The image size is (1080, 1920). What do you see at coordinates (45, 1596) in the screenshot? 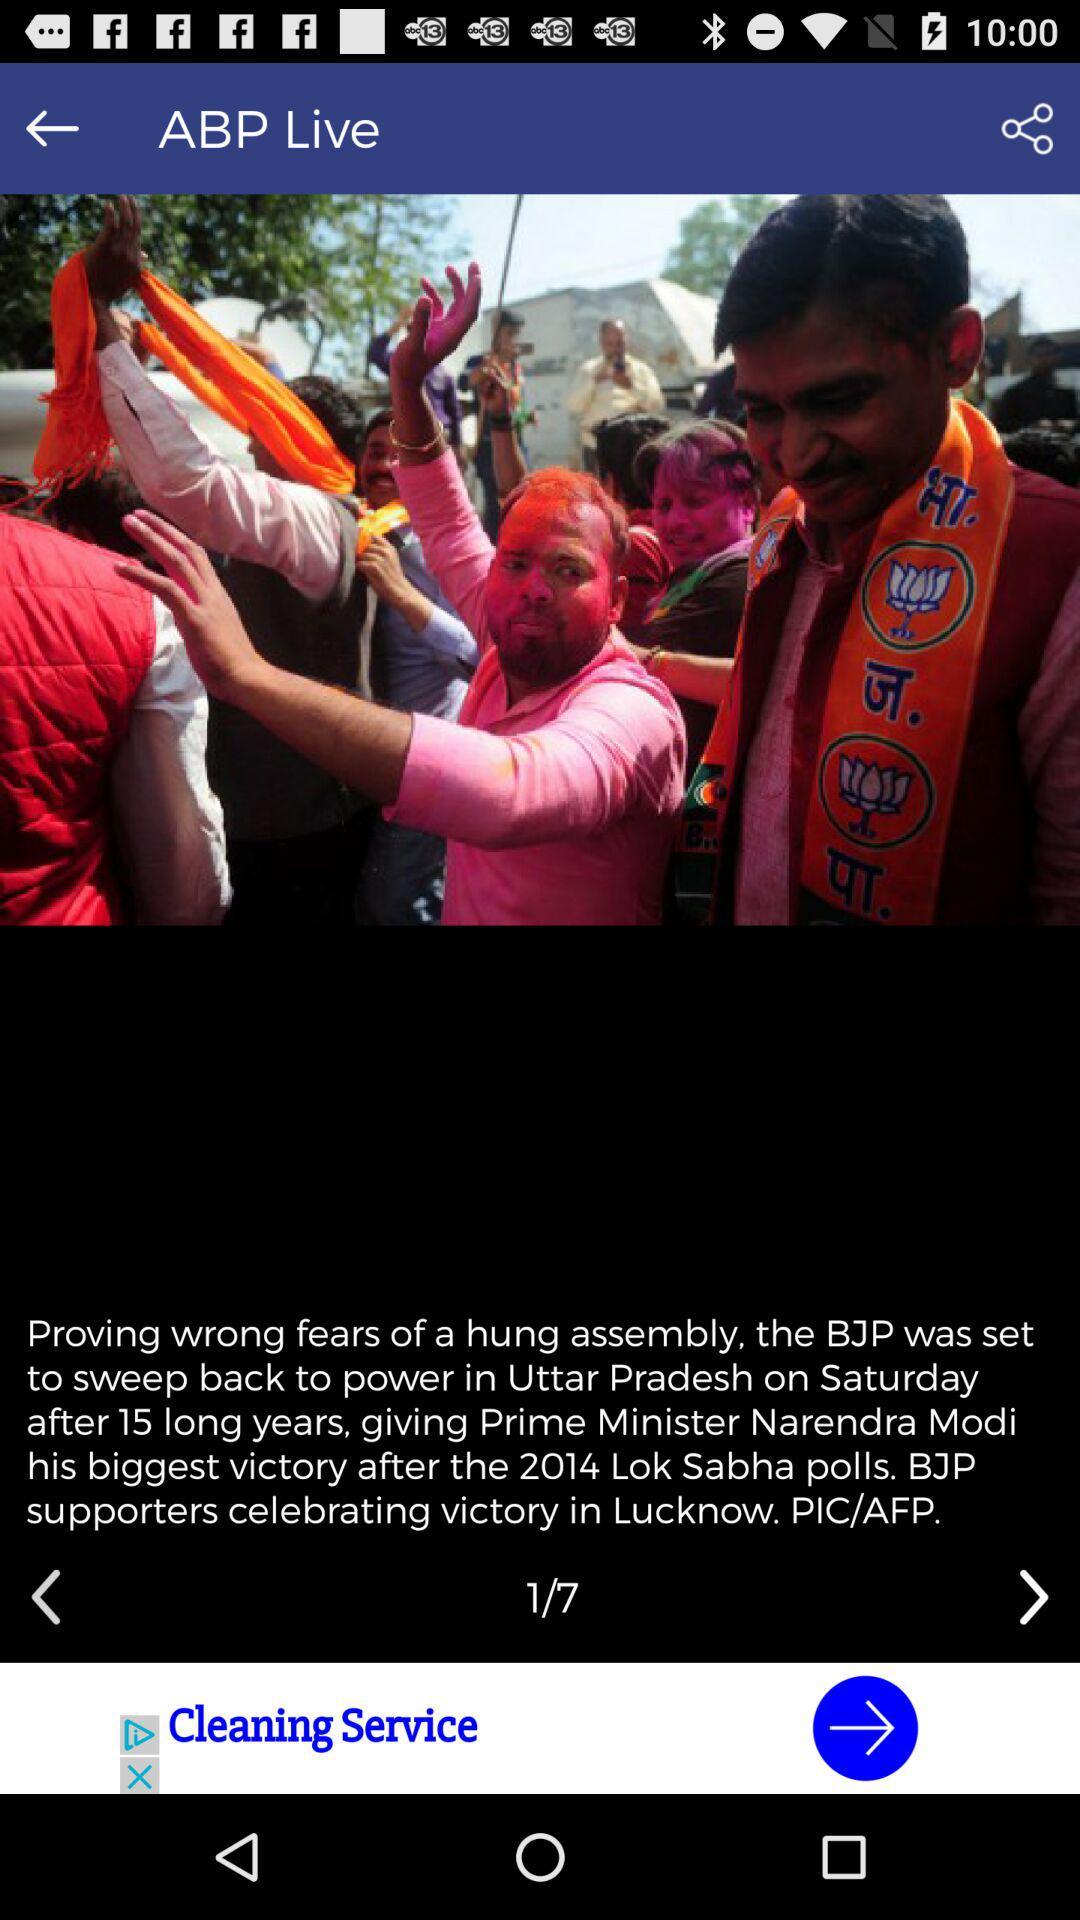
I see `back` at bounding box center [45, 1596].